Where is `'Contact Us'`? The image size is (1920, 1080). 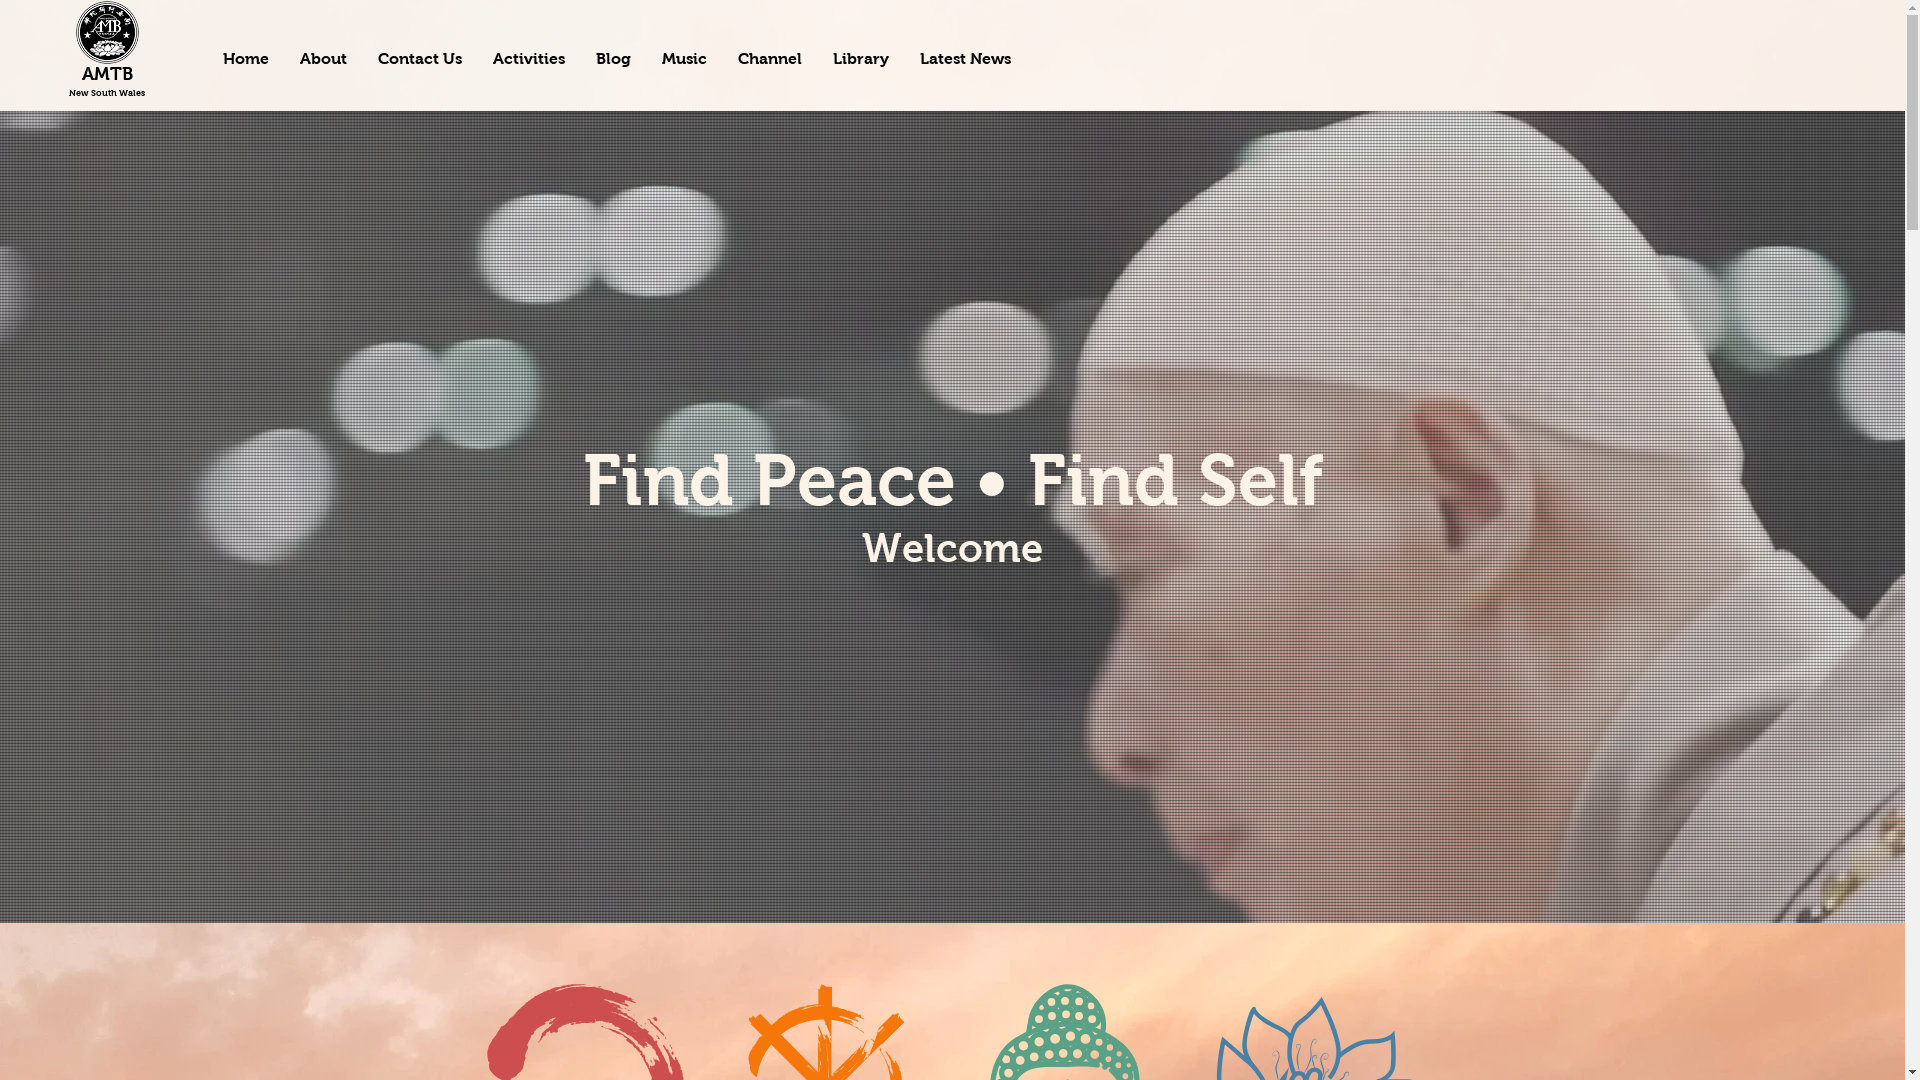
'Contact Us' is located at coordinates (418, 57).